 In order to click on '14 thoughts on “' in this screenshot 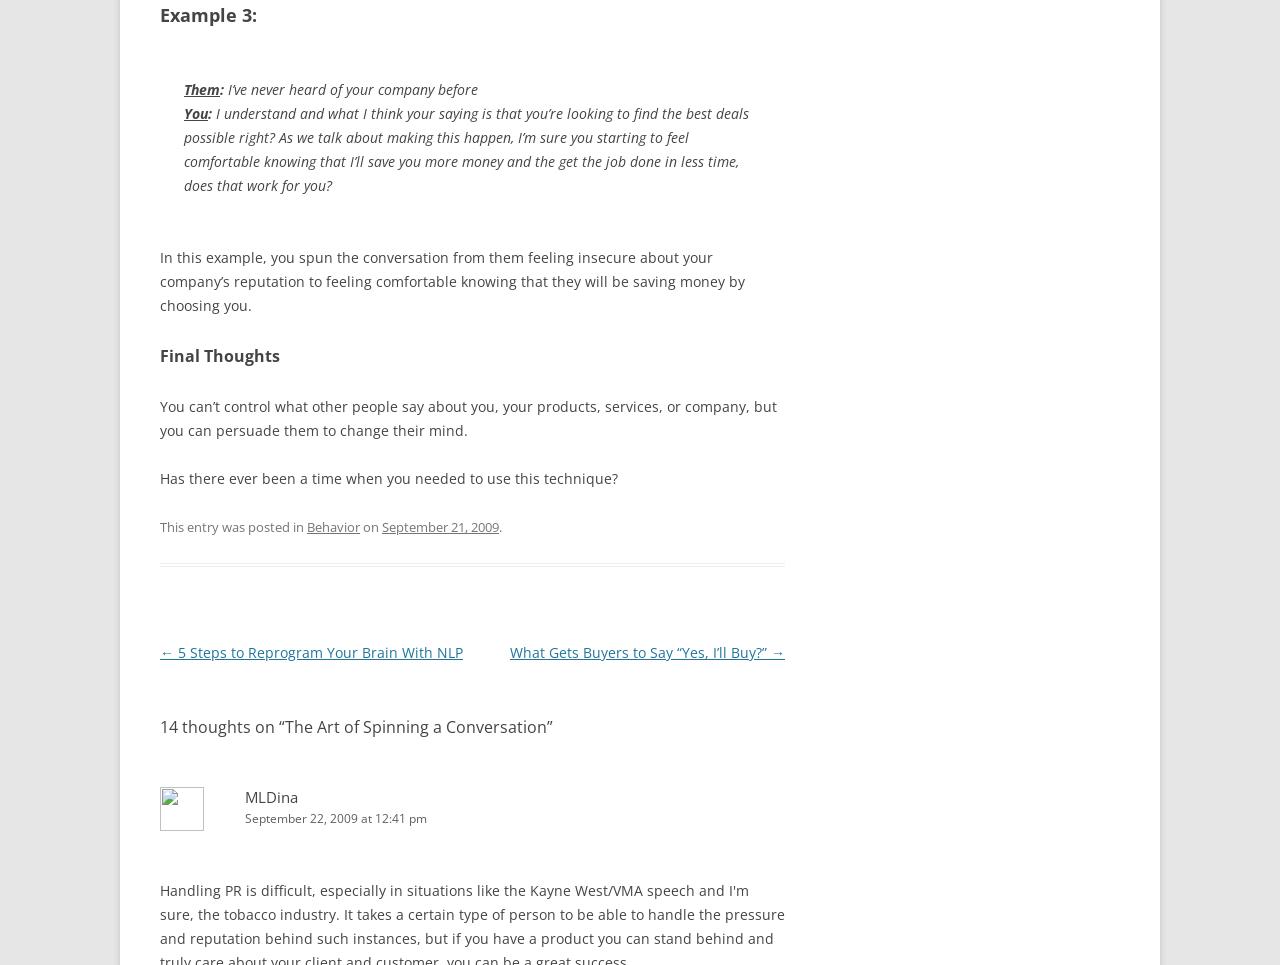, I will do `click(222, 727)`.